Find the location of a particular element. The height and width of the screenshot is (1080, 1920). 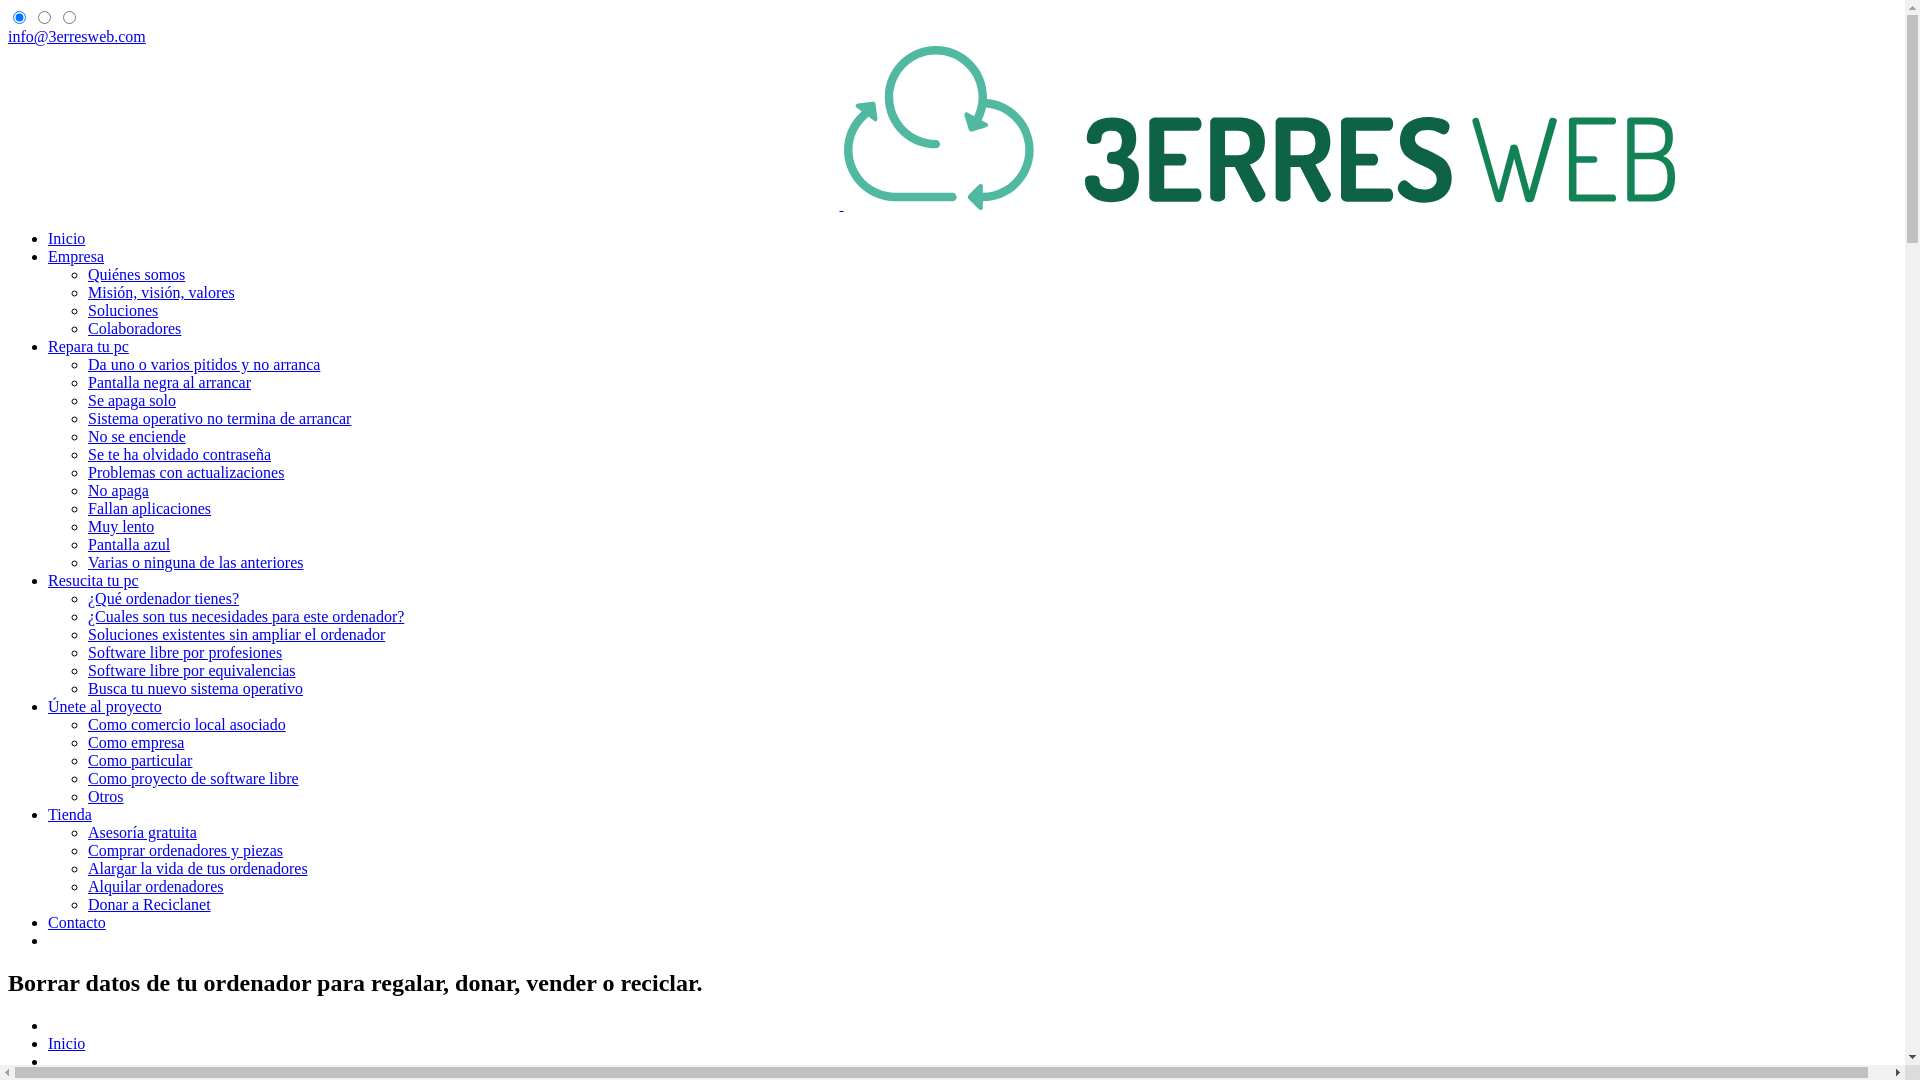

'Alargar la vida de tus ordenadores' is located at coordinates (197, 867).